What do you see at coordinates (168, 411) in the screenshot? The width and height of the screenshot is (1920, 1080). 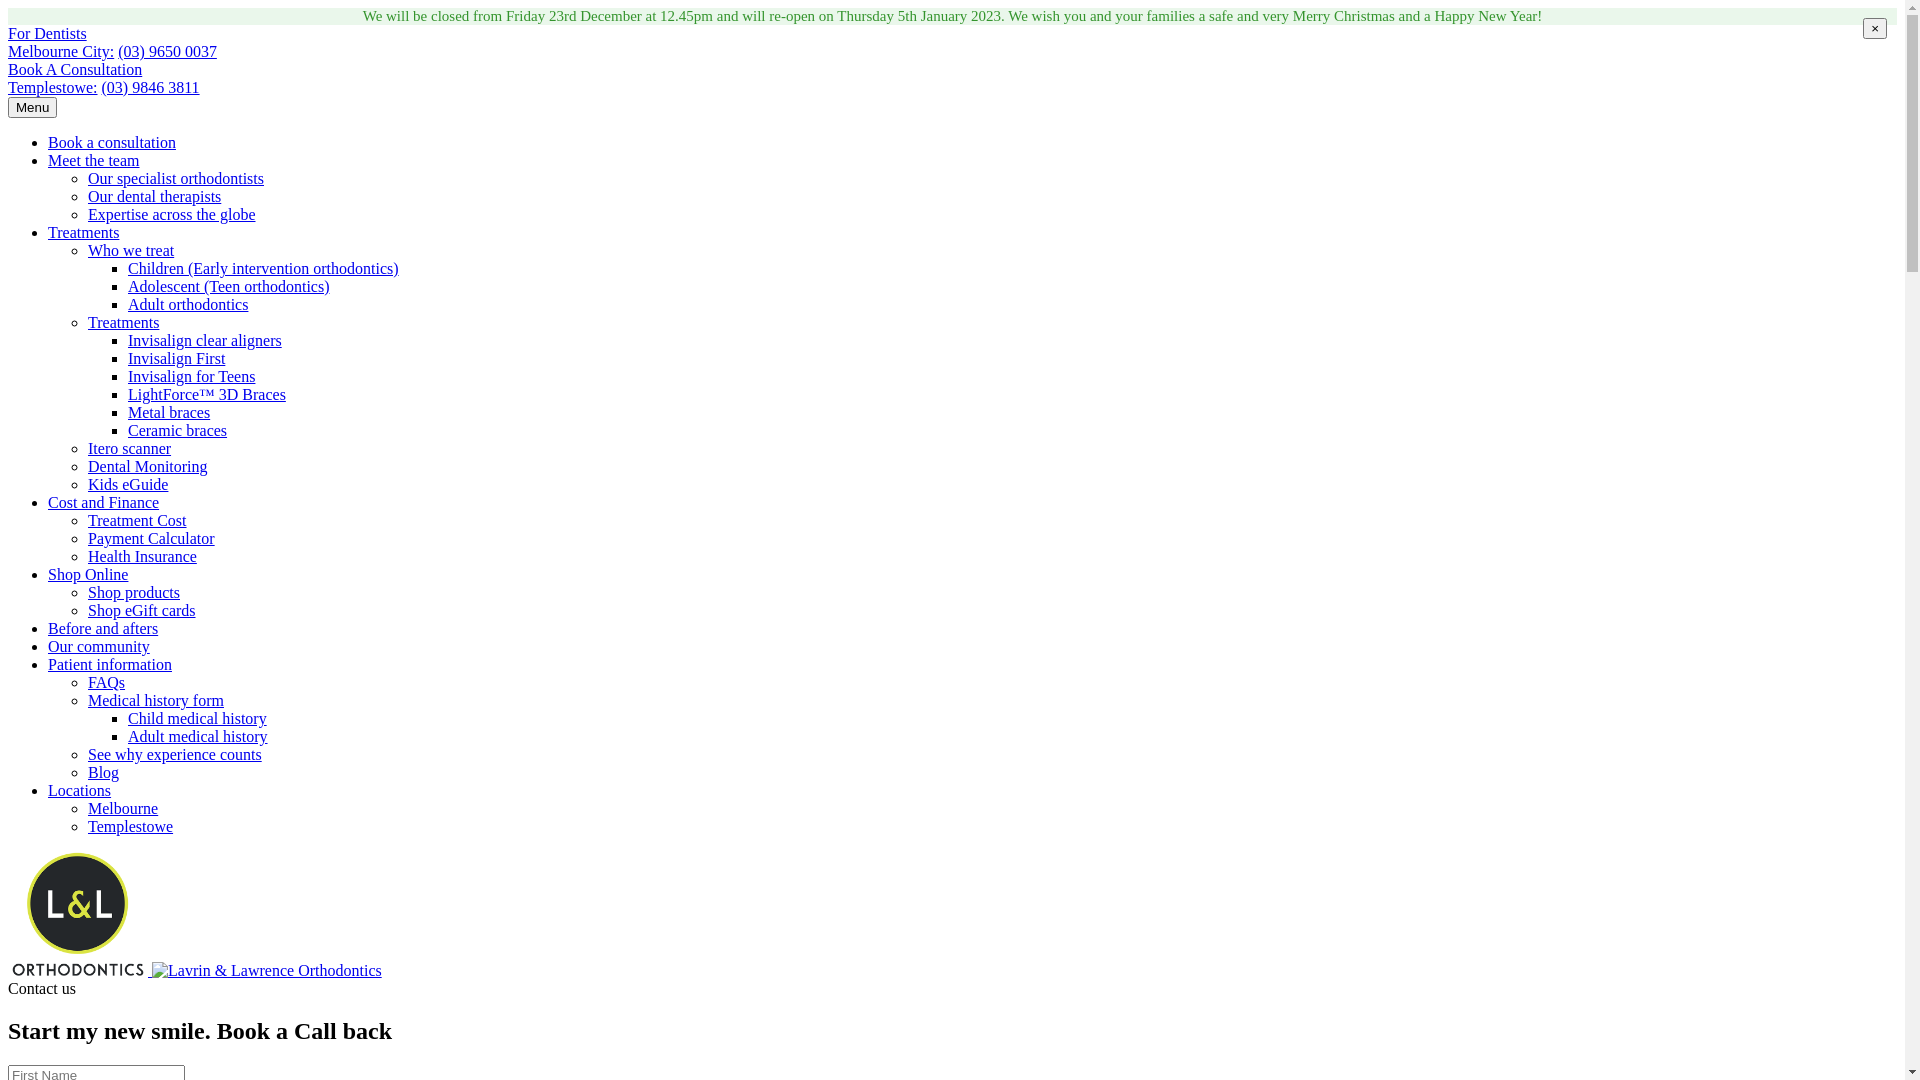 I see `'Metal braces'` at bounding box center [168, 411].